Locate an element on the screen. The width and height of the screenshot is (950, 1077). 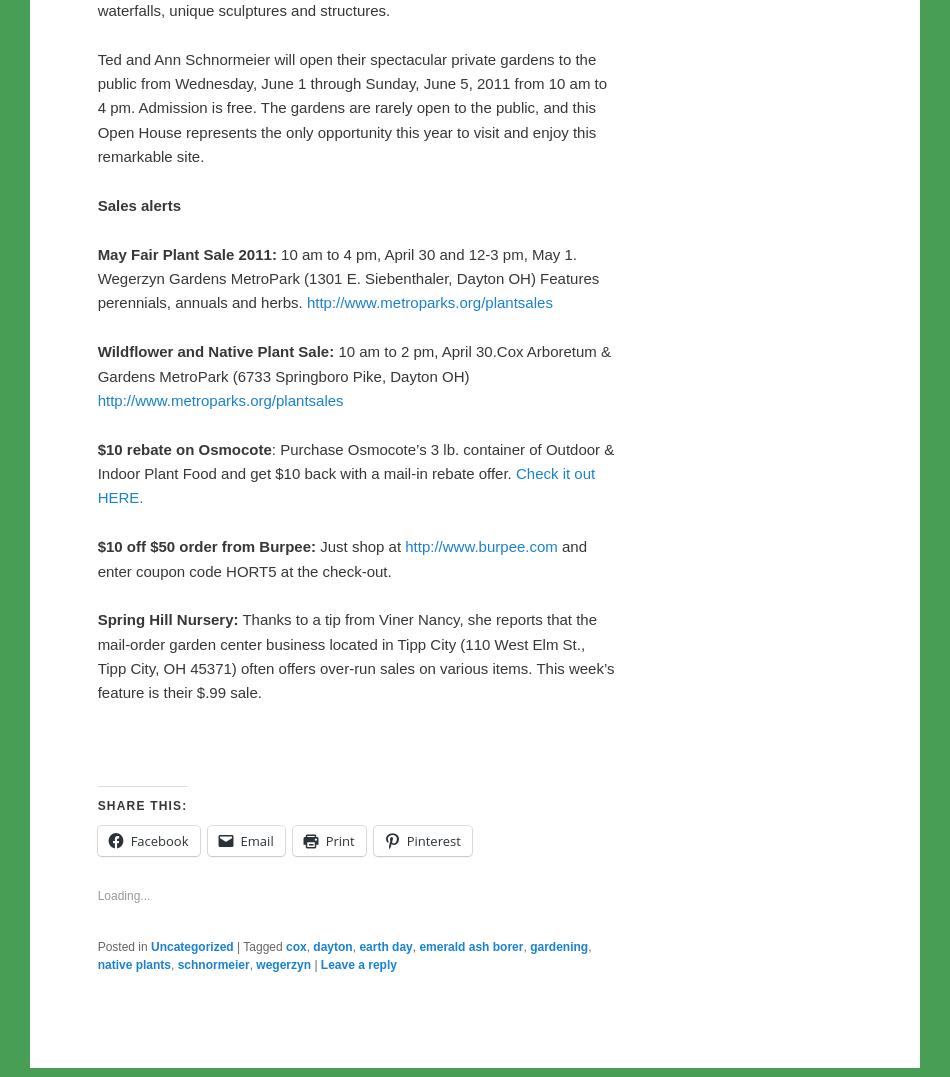
'Schnormeier Garden Tour' is located at coordinates (249, 257).